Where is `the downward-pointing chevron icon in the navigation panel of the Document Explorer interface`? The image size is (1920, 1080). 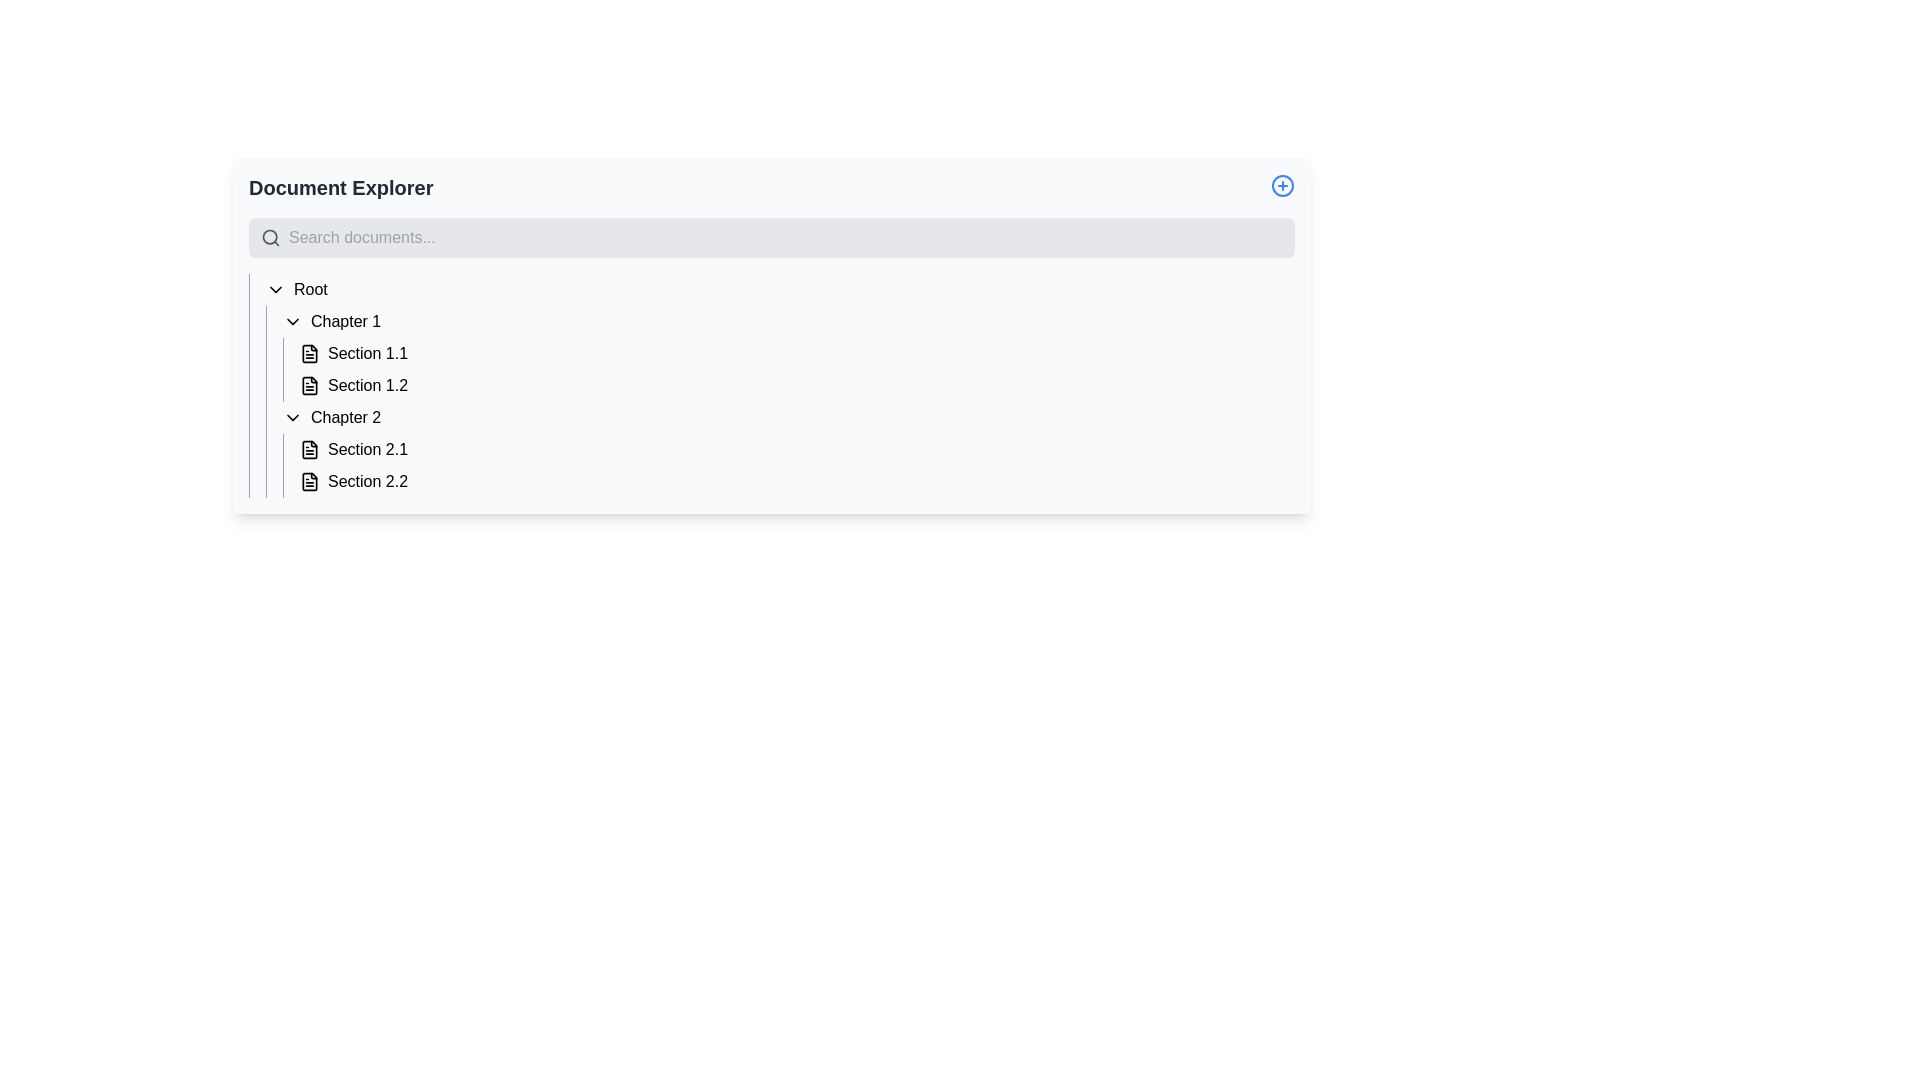
the downward-pointing chevron icon in the navigation panel of the Document Explorer interface is located at coordinates (291, 320).